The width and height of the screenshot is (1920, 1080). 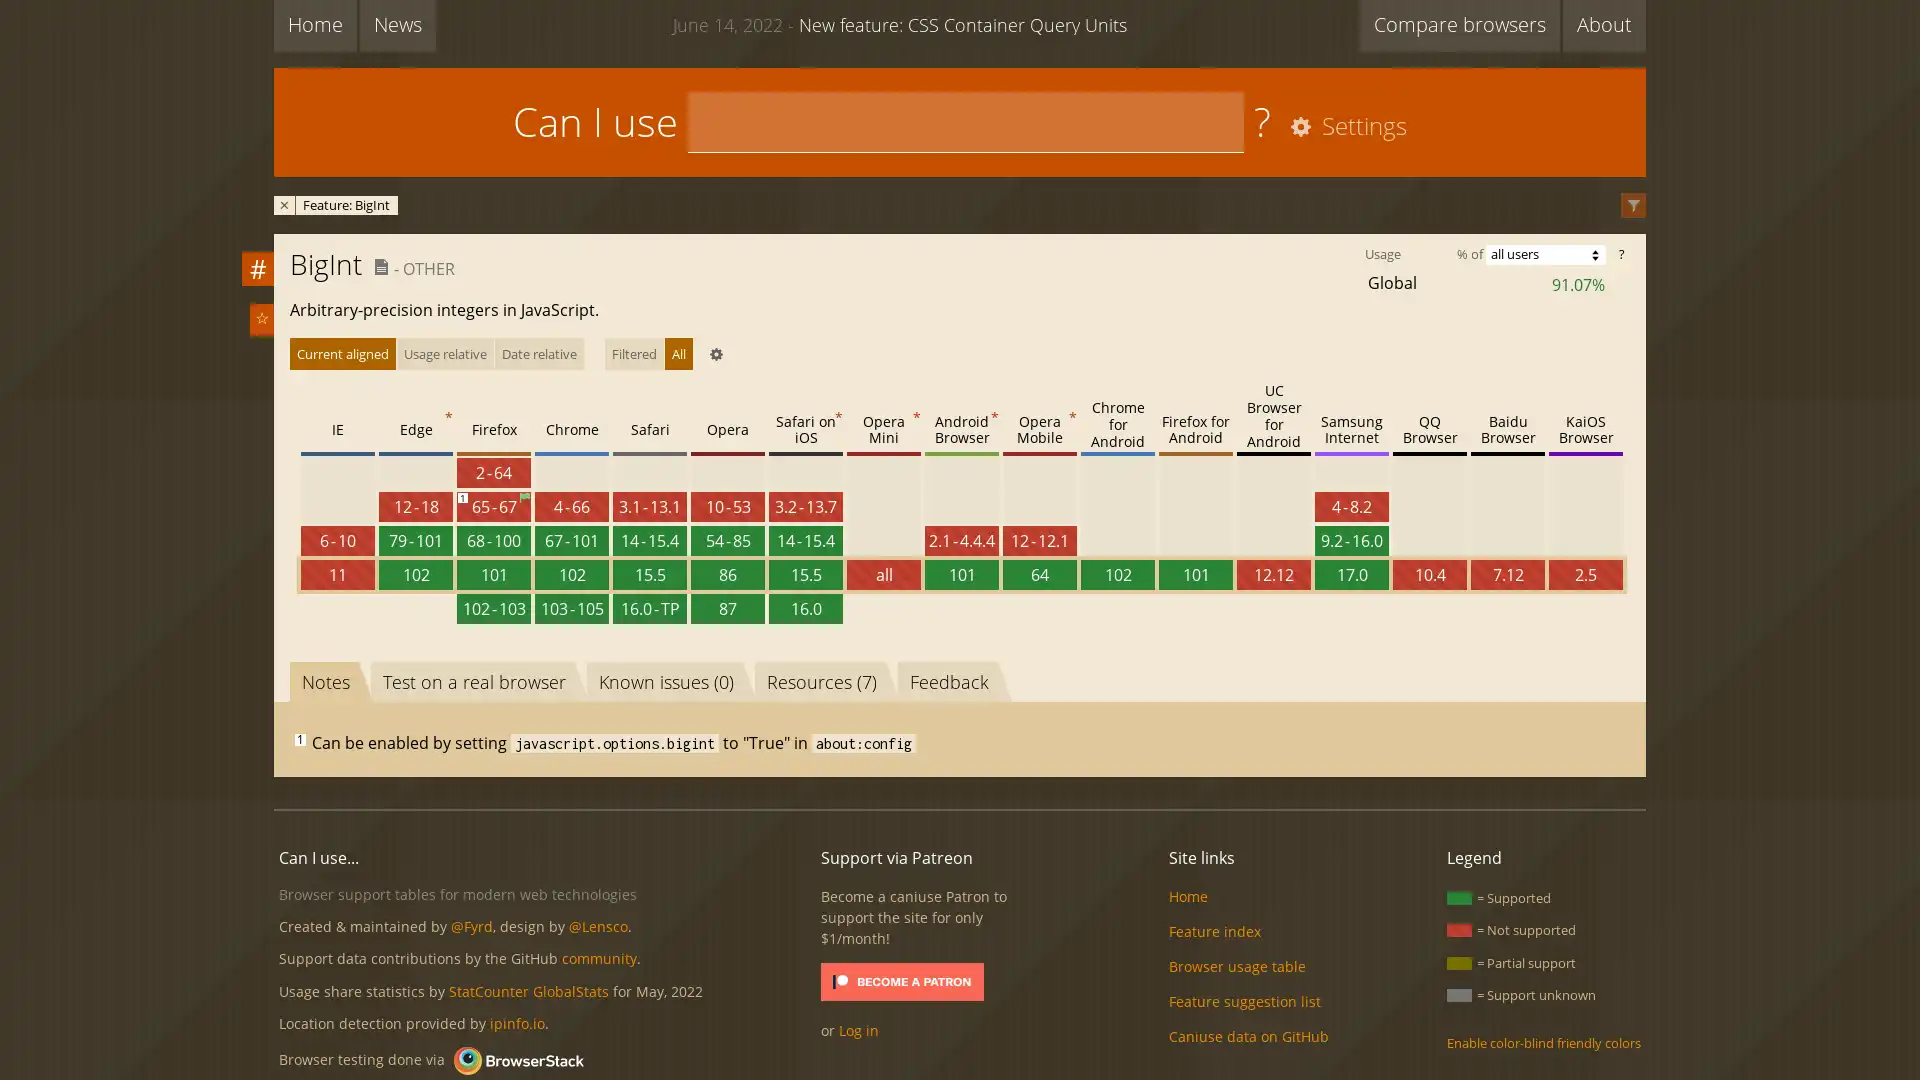 I want to click on ?, so click(x=1621, y=253).